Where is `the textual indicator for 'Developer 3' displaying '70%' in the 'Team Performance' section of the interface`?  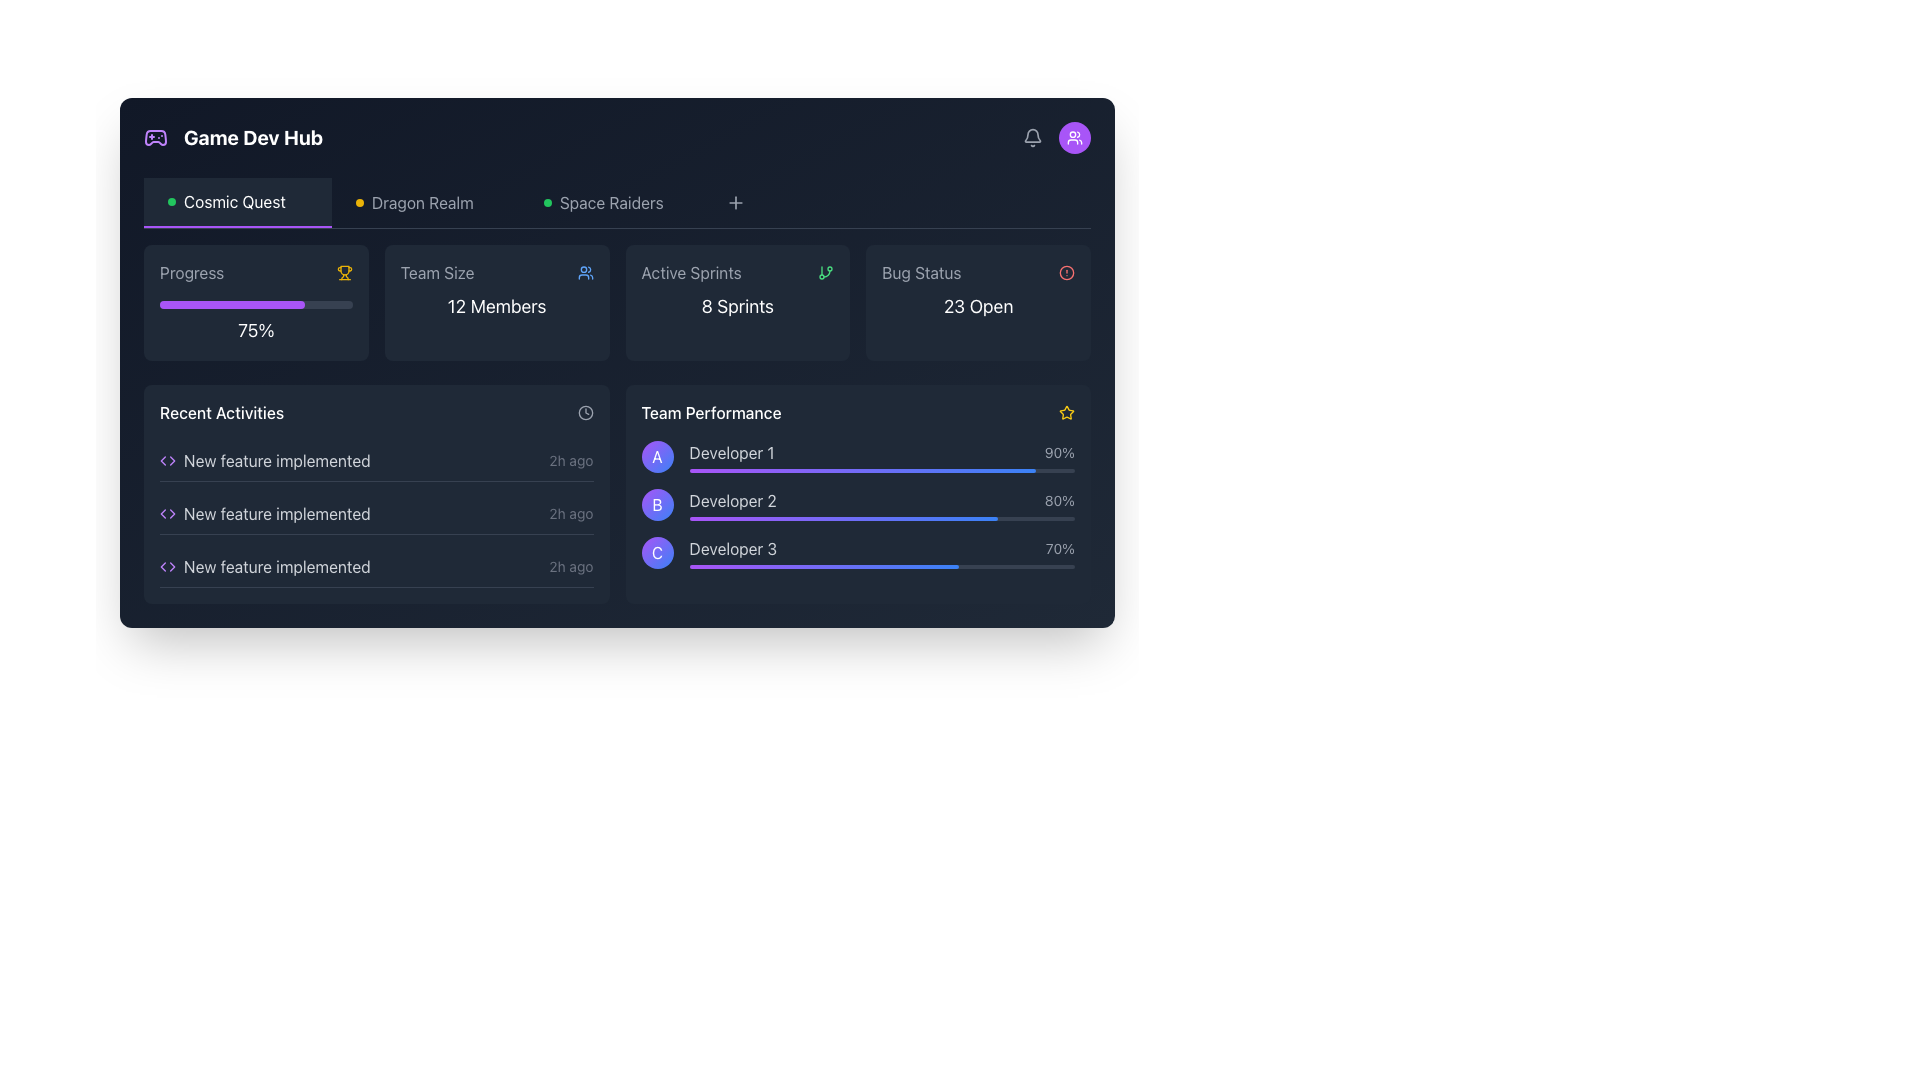
the textual indicator for 'Developer 3' displaying '70%' in the 'Team Performance' section of the interface is located at coordinates (881, 548).